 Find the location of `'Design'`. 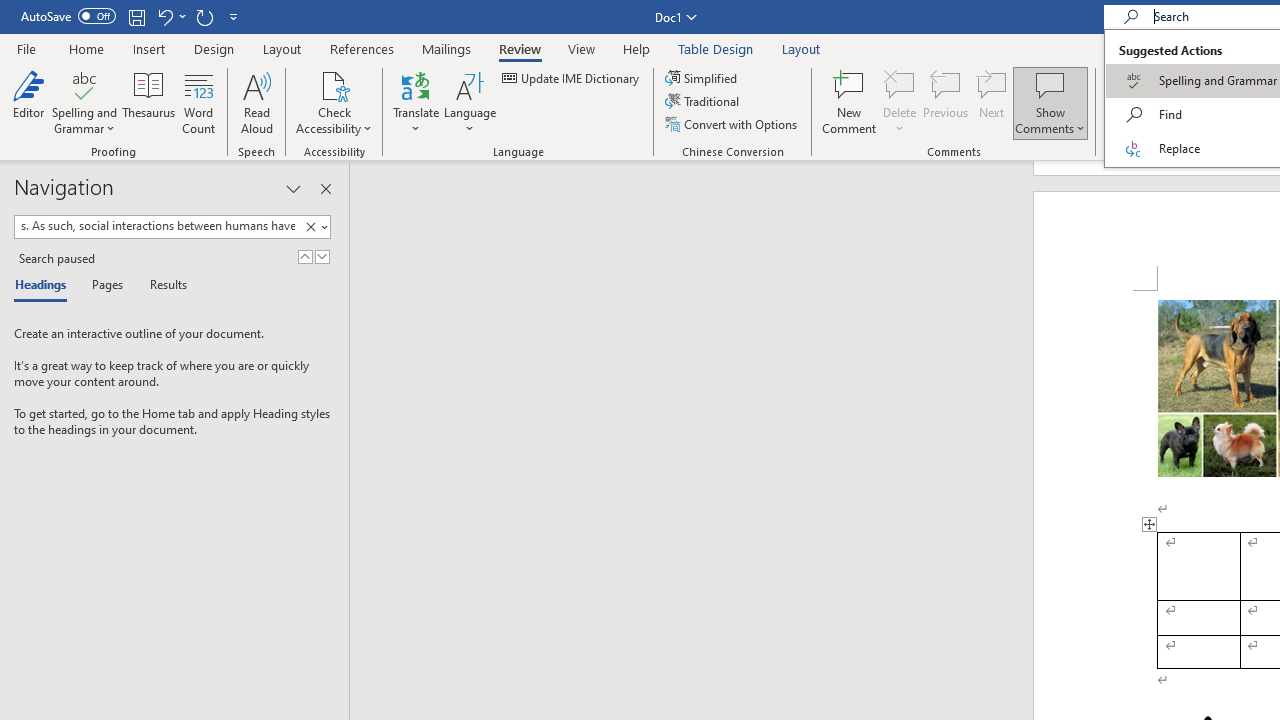

'Design' is located at coordinates (214, 48).